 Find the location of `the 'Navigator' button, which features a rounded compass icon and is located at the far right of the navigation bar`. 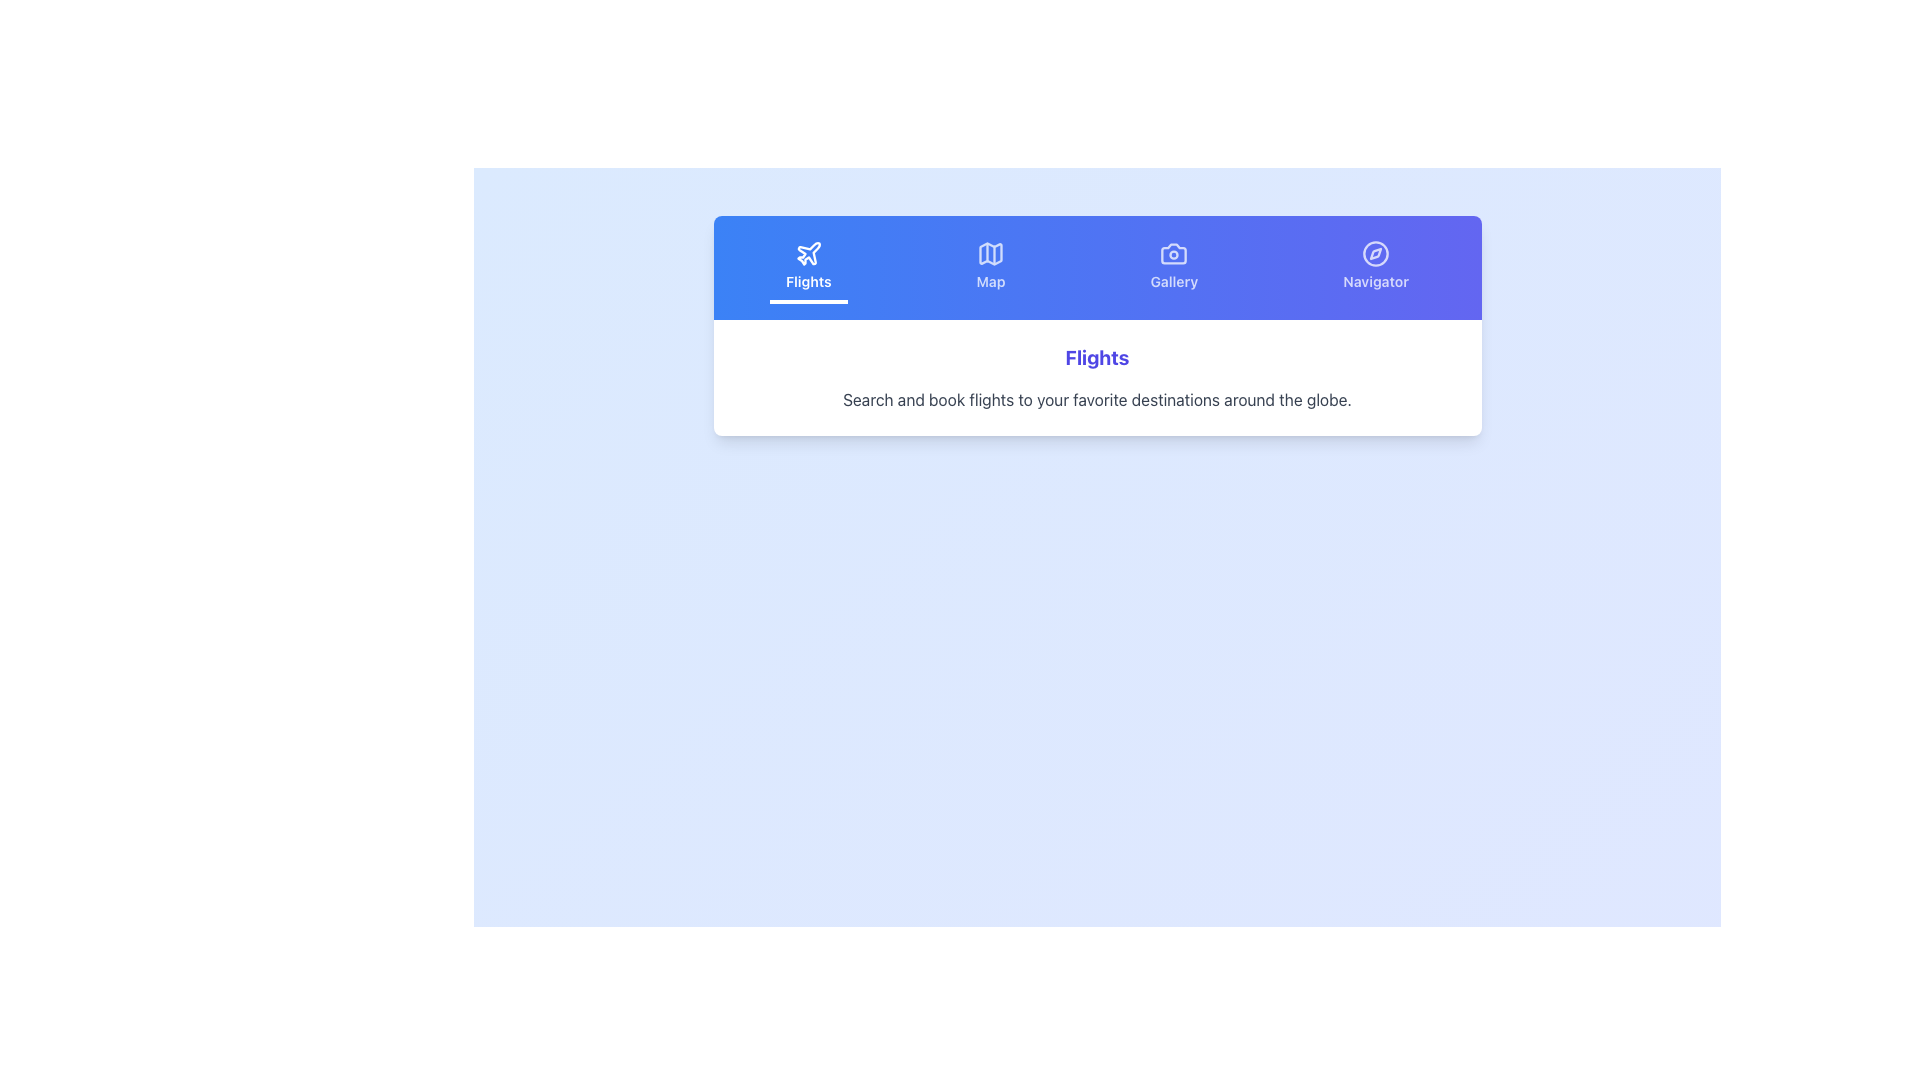

the 'Navigator' button, which features a rounded compass icon and is located at the far right of the navigation bar is located at coordinates (1375, 266).